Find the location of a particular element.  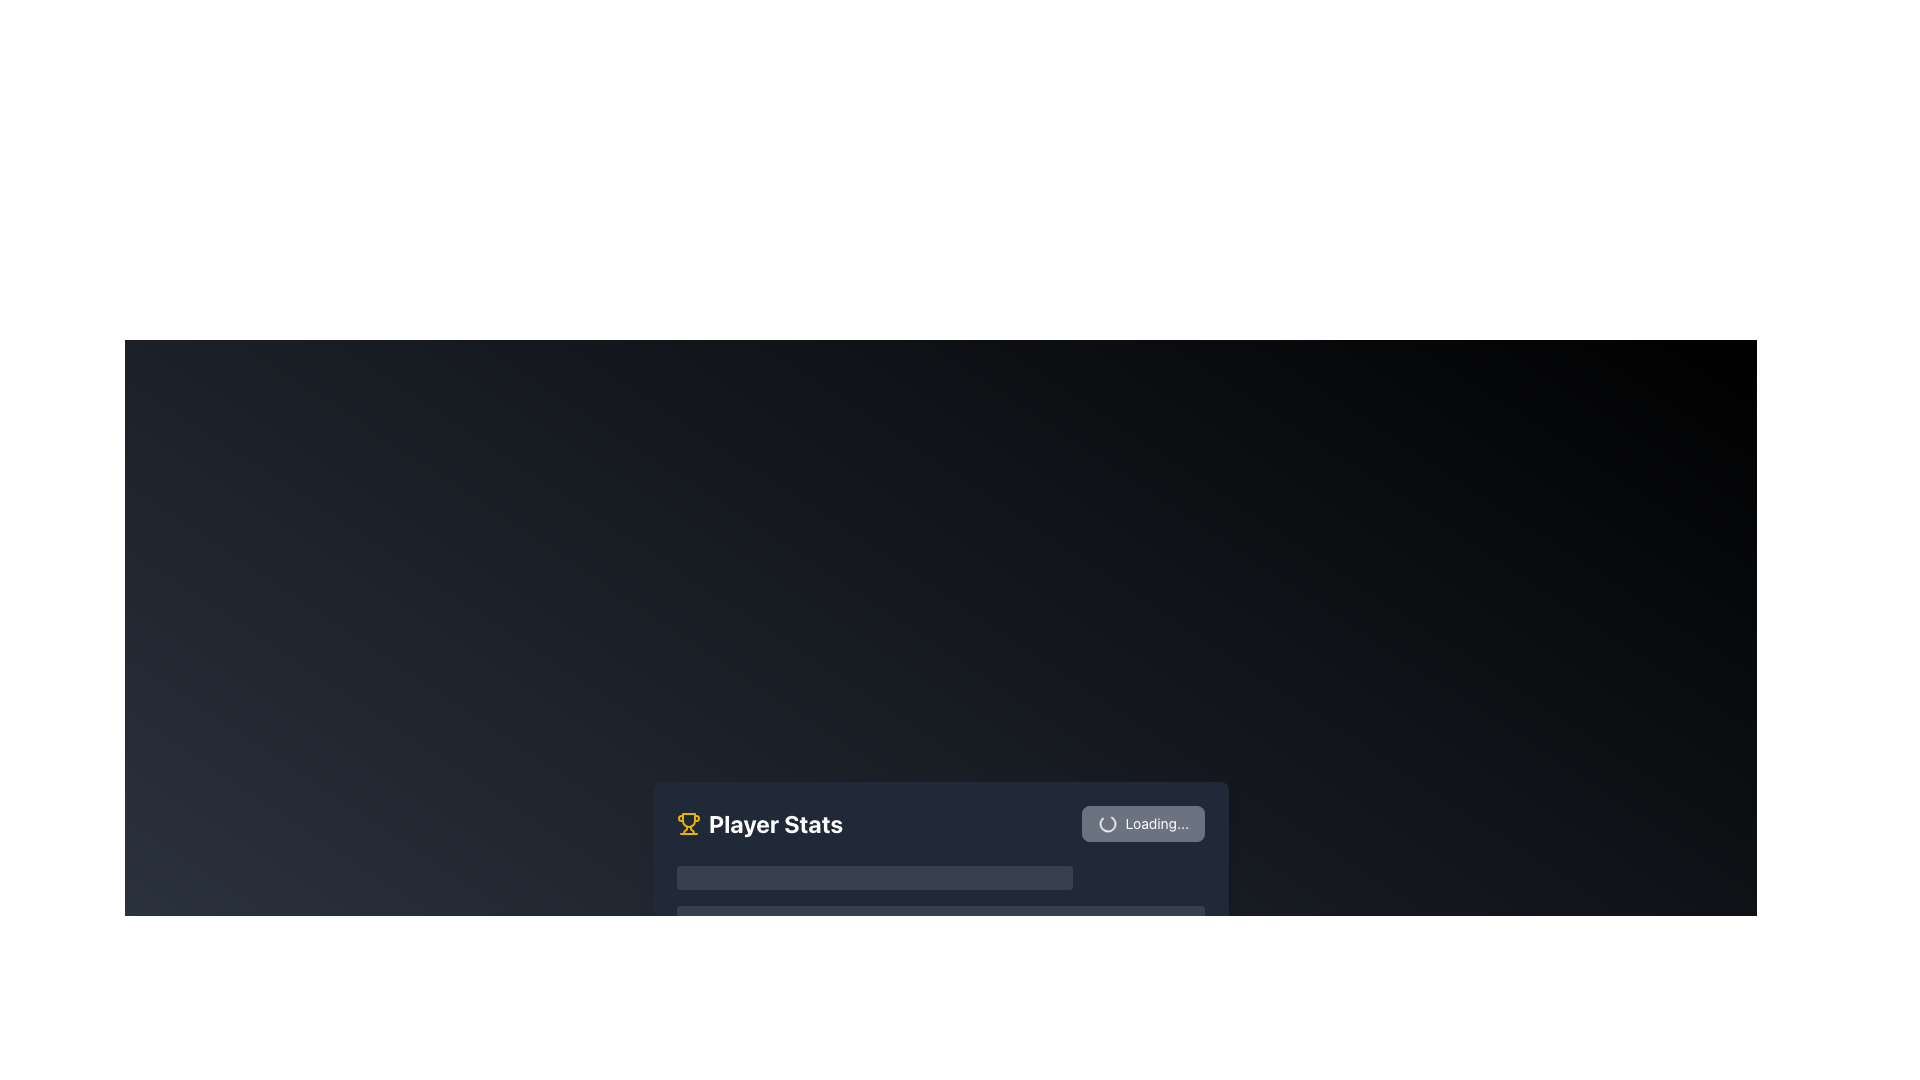

the circular loading spinner icon located to the left of the text 'Loading...' within the button in the 'Player Stats' pane is located at coordinates (1106, 824).